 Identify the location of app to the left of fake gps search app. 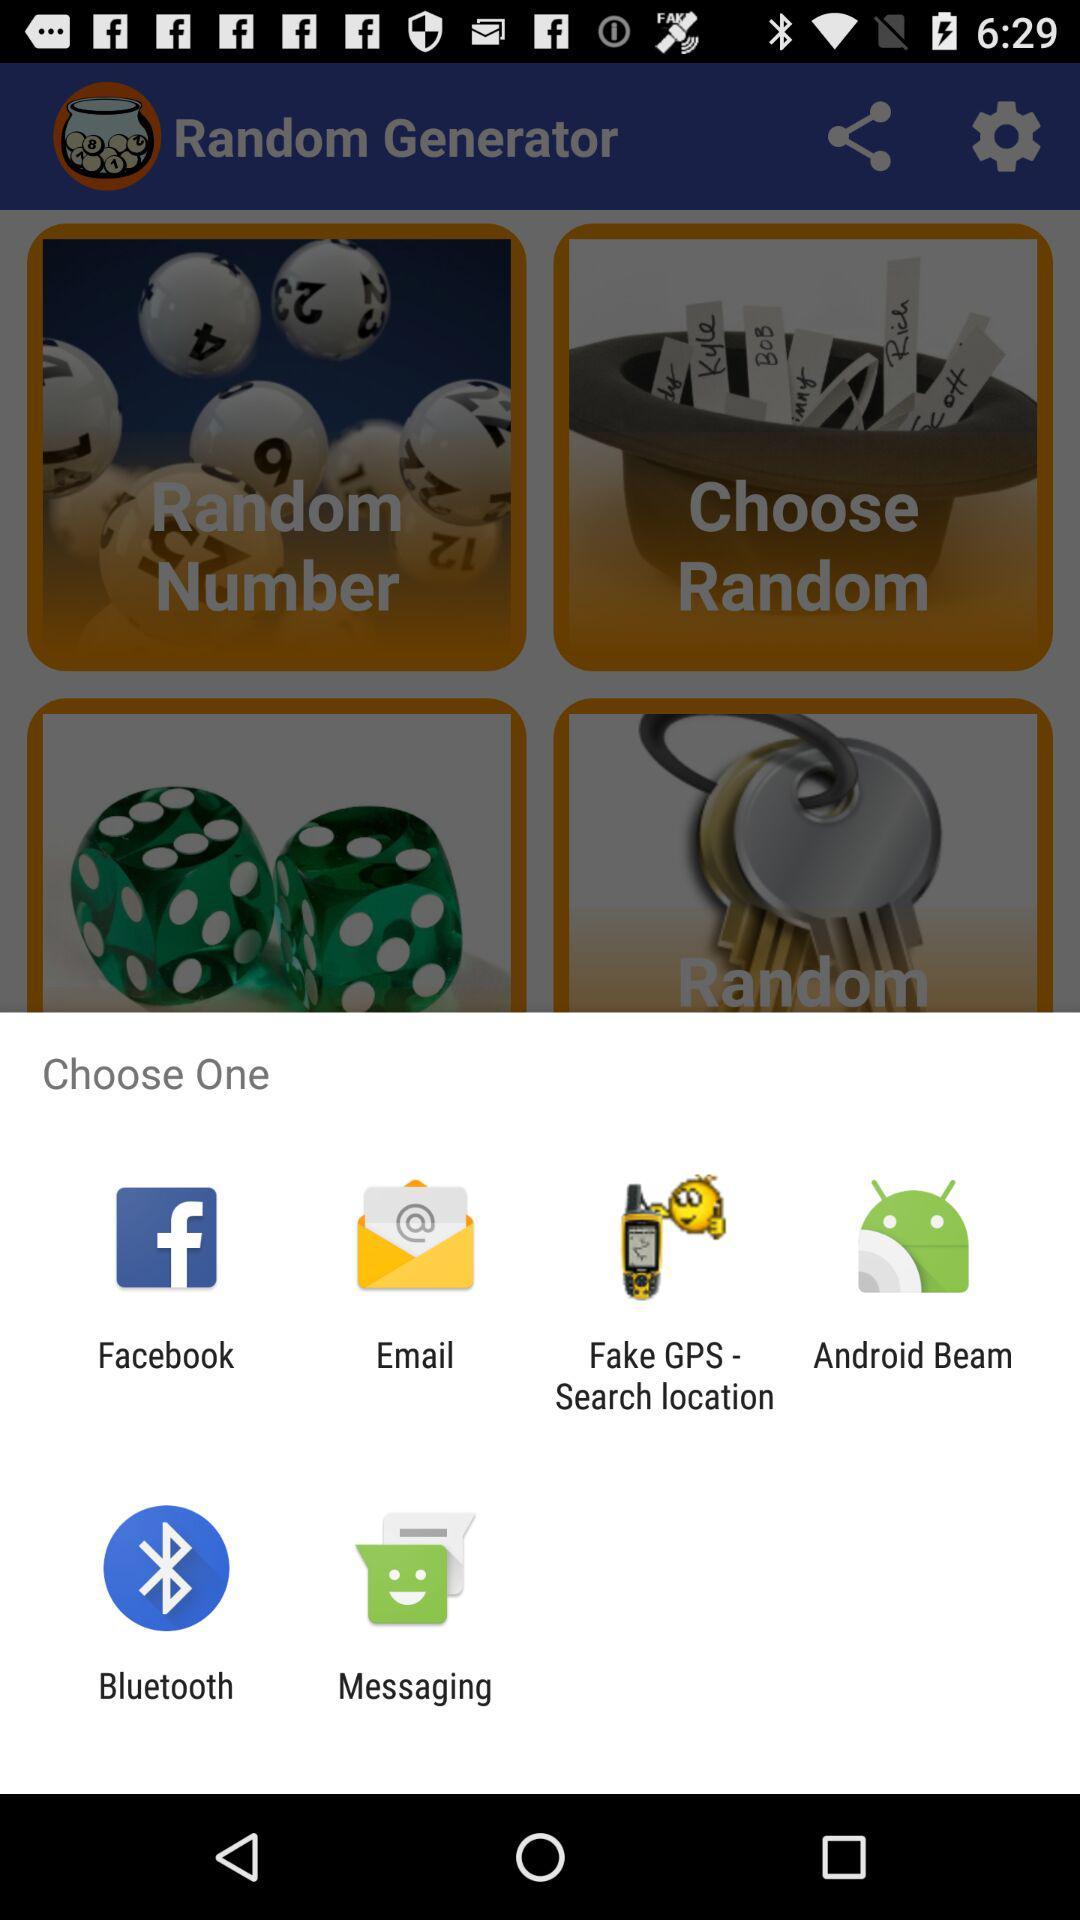
(414, 1374).